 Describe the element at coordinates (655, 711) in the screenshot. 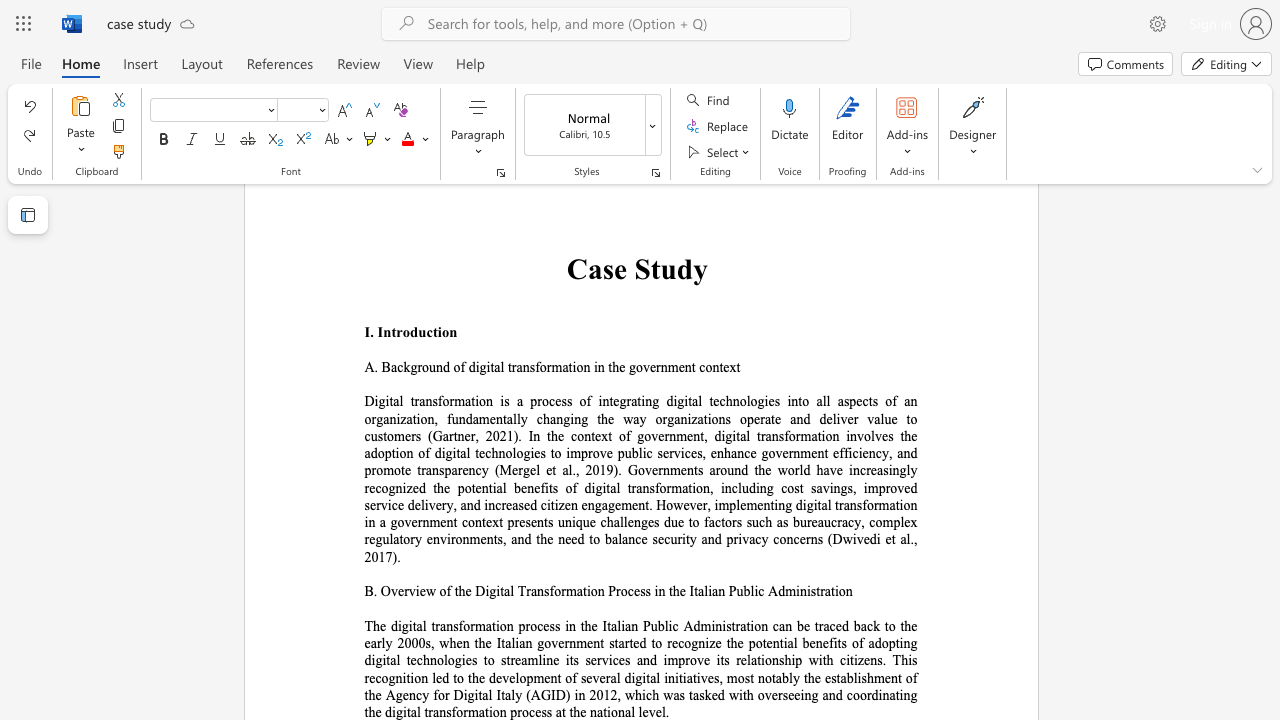

I see `the space between the continuous character "v" and "e" in the text` at that location.